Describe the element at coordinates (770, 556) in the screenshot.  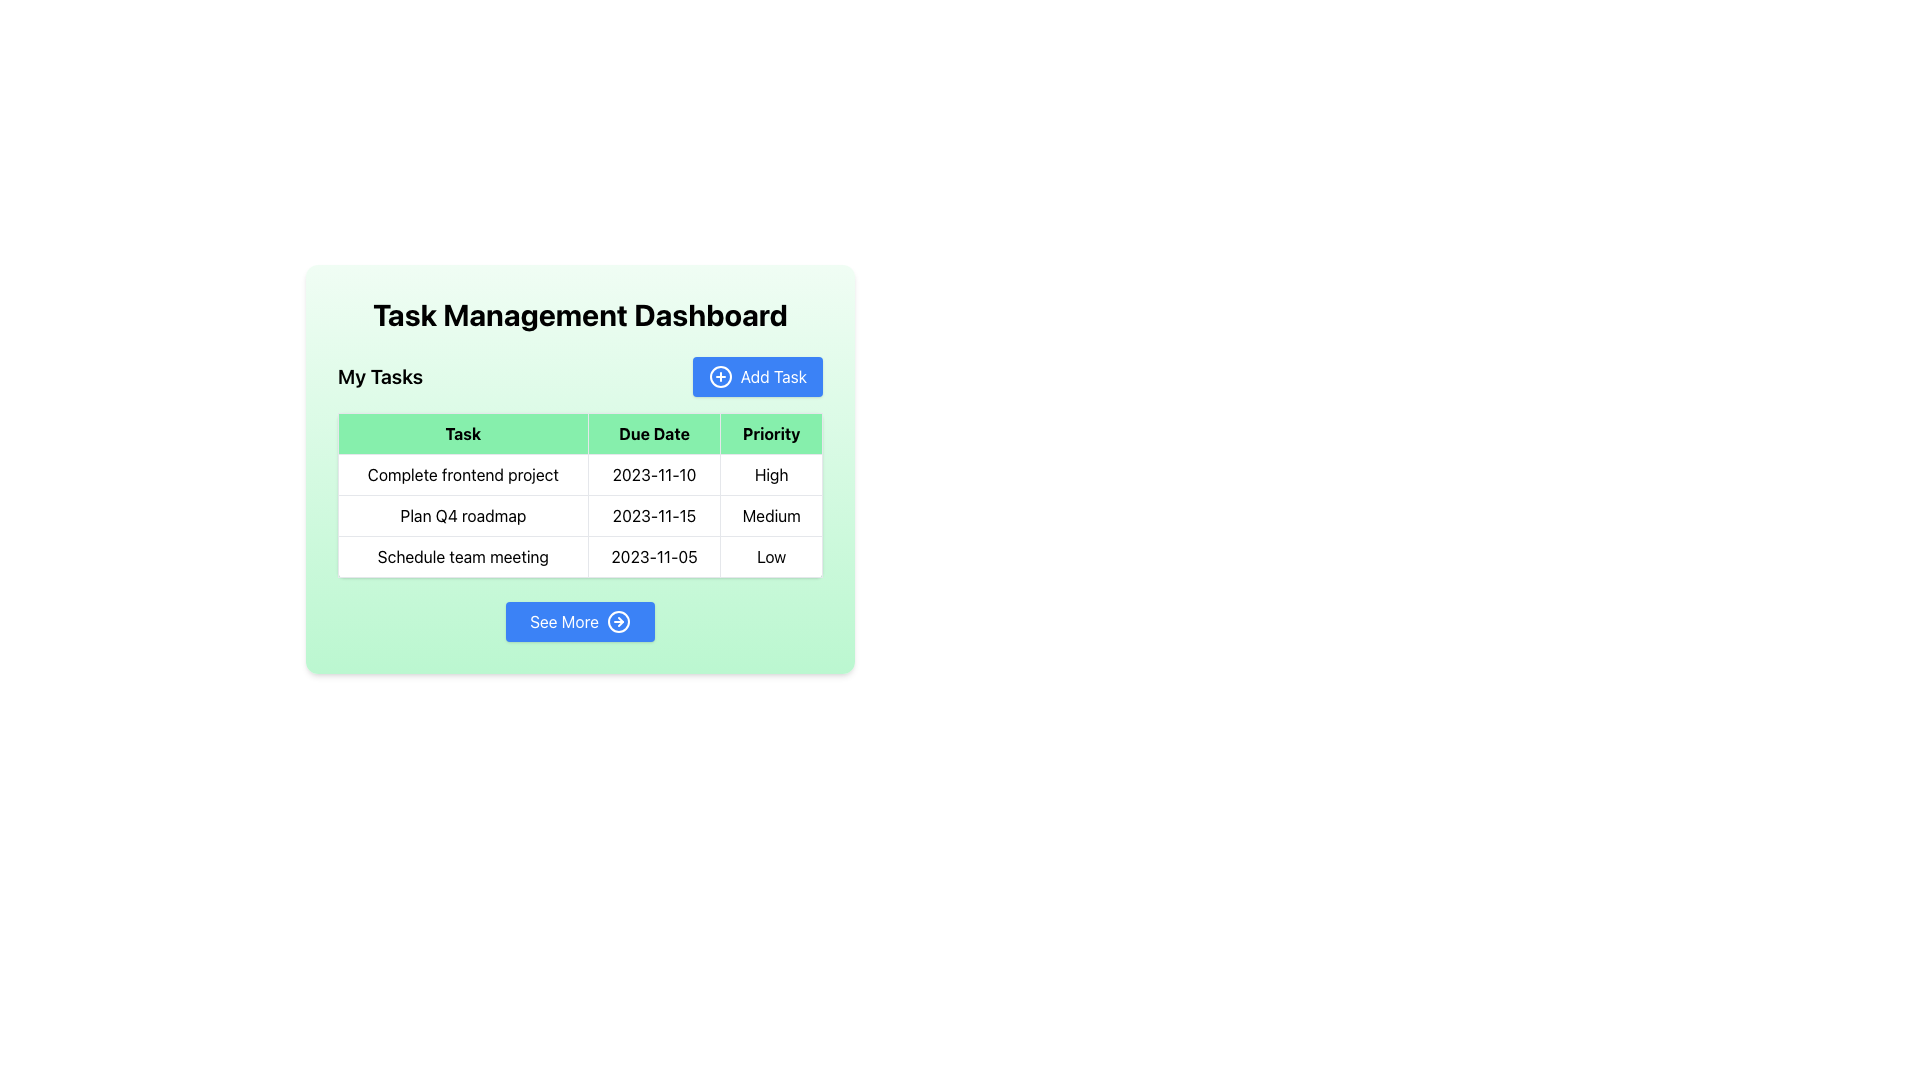
I see `the static text label indicating the priority level of the task 'Schedule team meeting', which is set to 'Low', located in the 'Priority' column of the table in the third row` at that location.